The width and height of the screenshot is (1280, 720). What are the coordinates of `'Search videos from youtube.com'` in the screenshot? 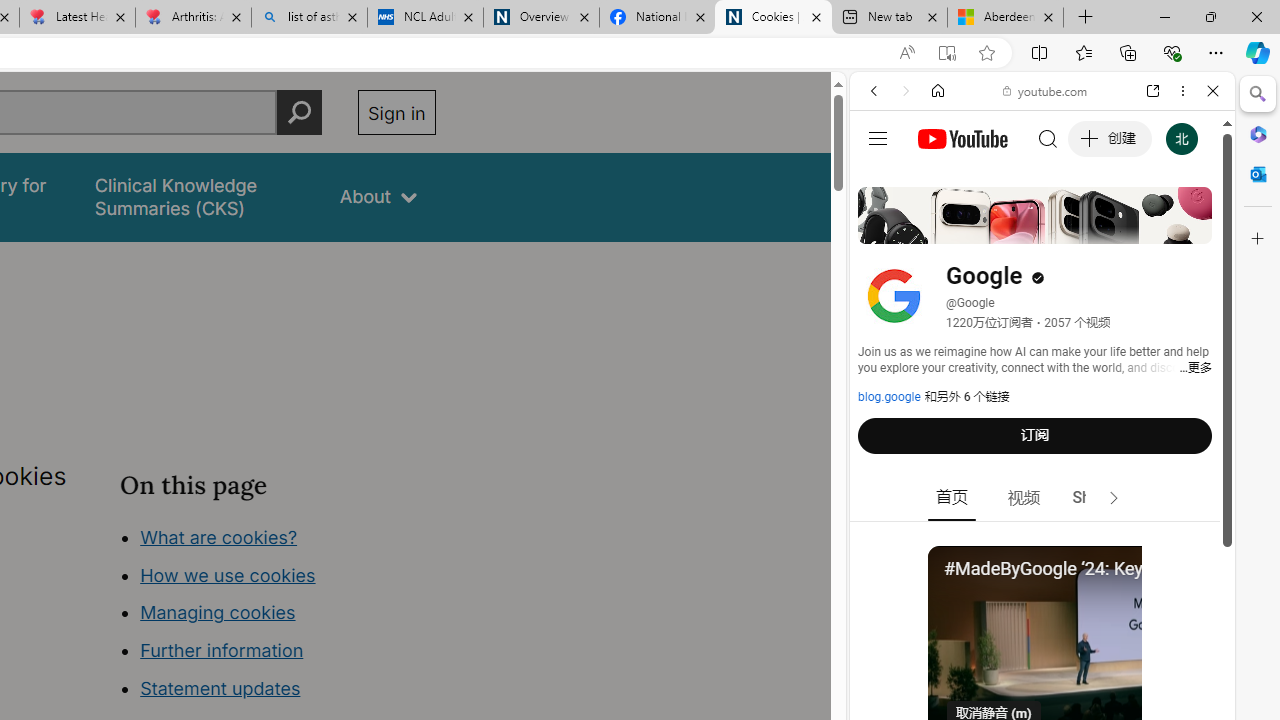 It's located at (1006, 658).